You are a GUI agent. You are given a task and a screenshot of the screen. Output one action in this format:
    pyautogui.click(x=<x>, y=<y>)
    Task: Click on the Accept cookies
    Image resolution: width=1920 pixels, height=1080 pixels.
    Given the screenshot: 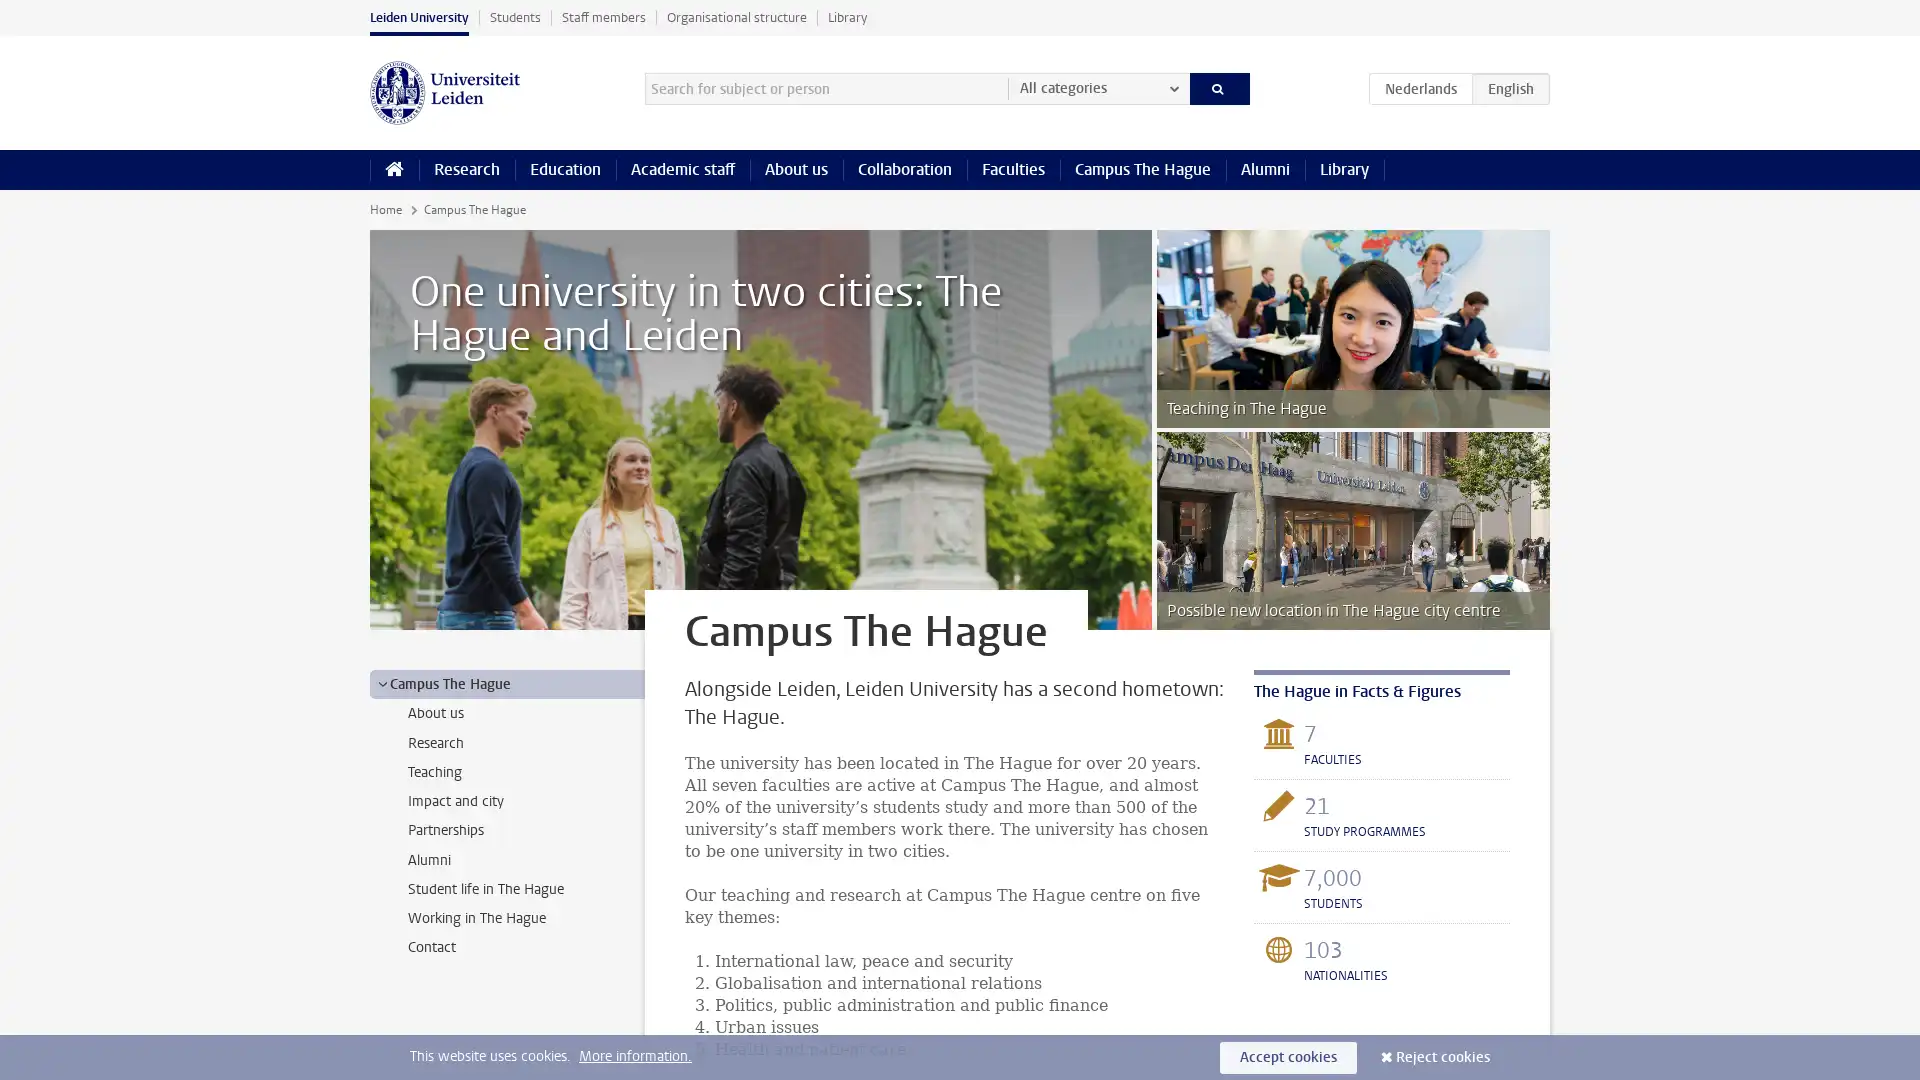 What is the action you would take?
    pyautogui.click(x=1288, y=1056)
    